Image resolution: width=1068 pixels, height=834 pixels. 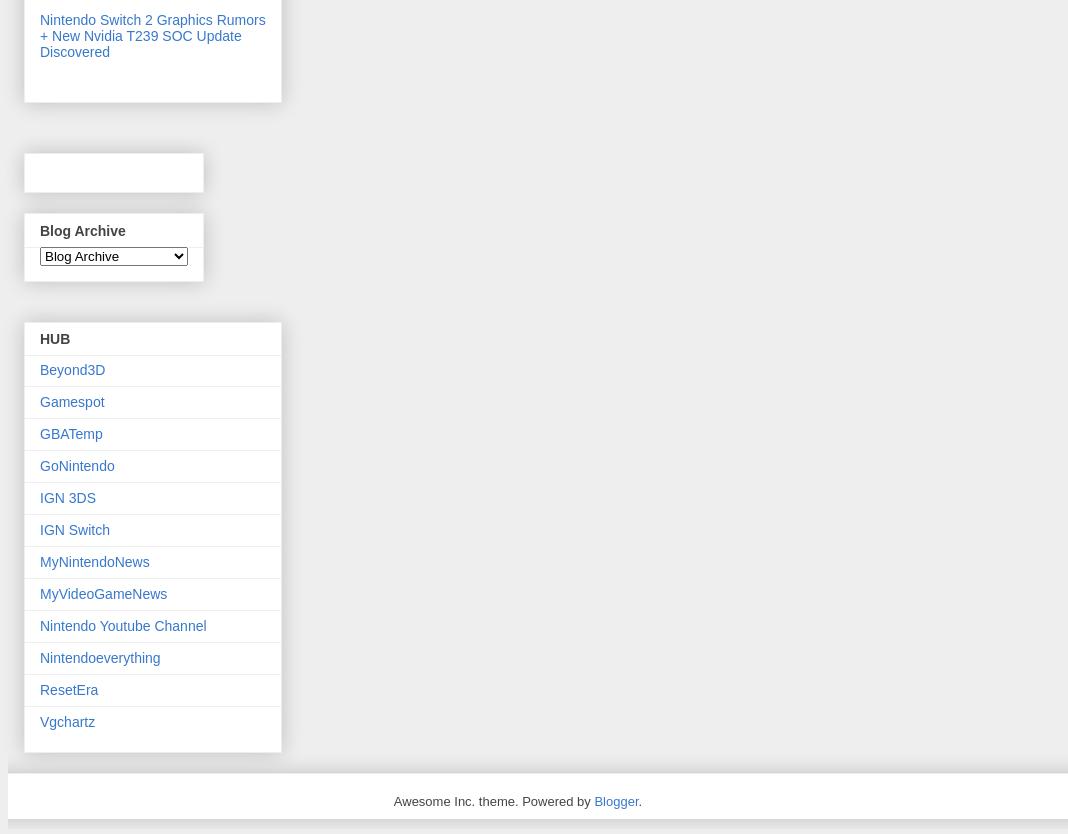 I want to click on 'ResetEra', so click(x=67, y=687).